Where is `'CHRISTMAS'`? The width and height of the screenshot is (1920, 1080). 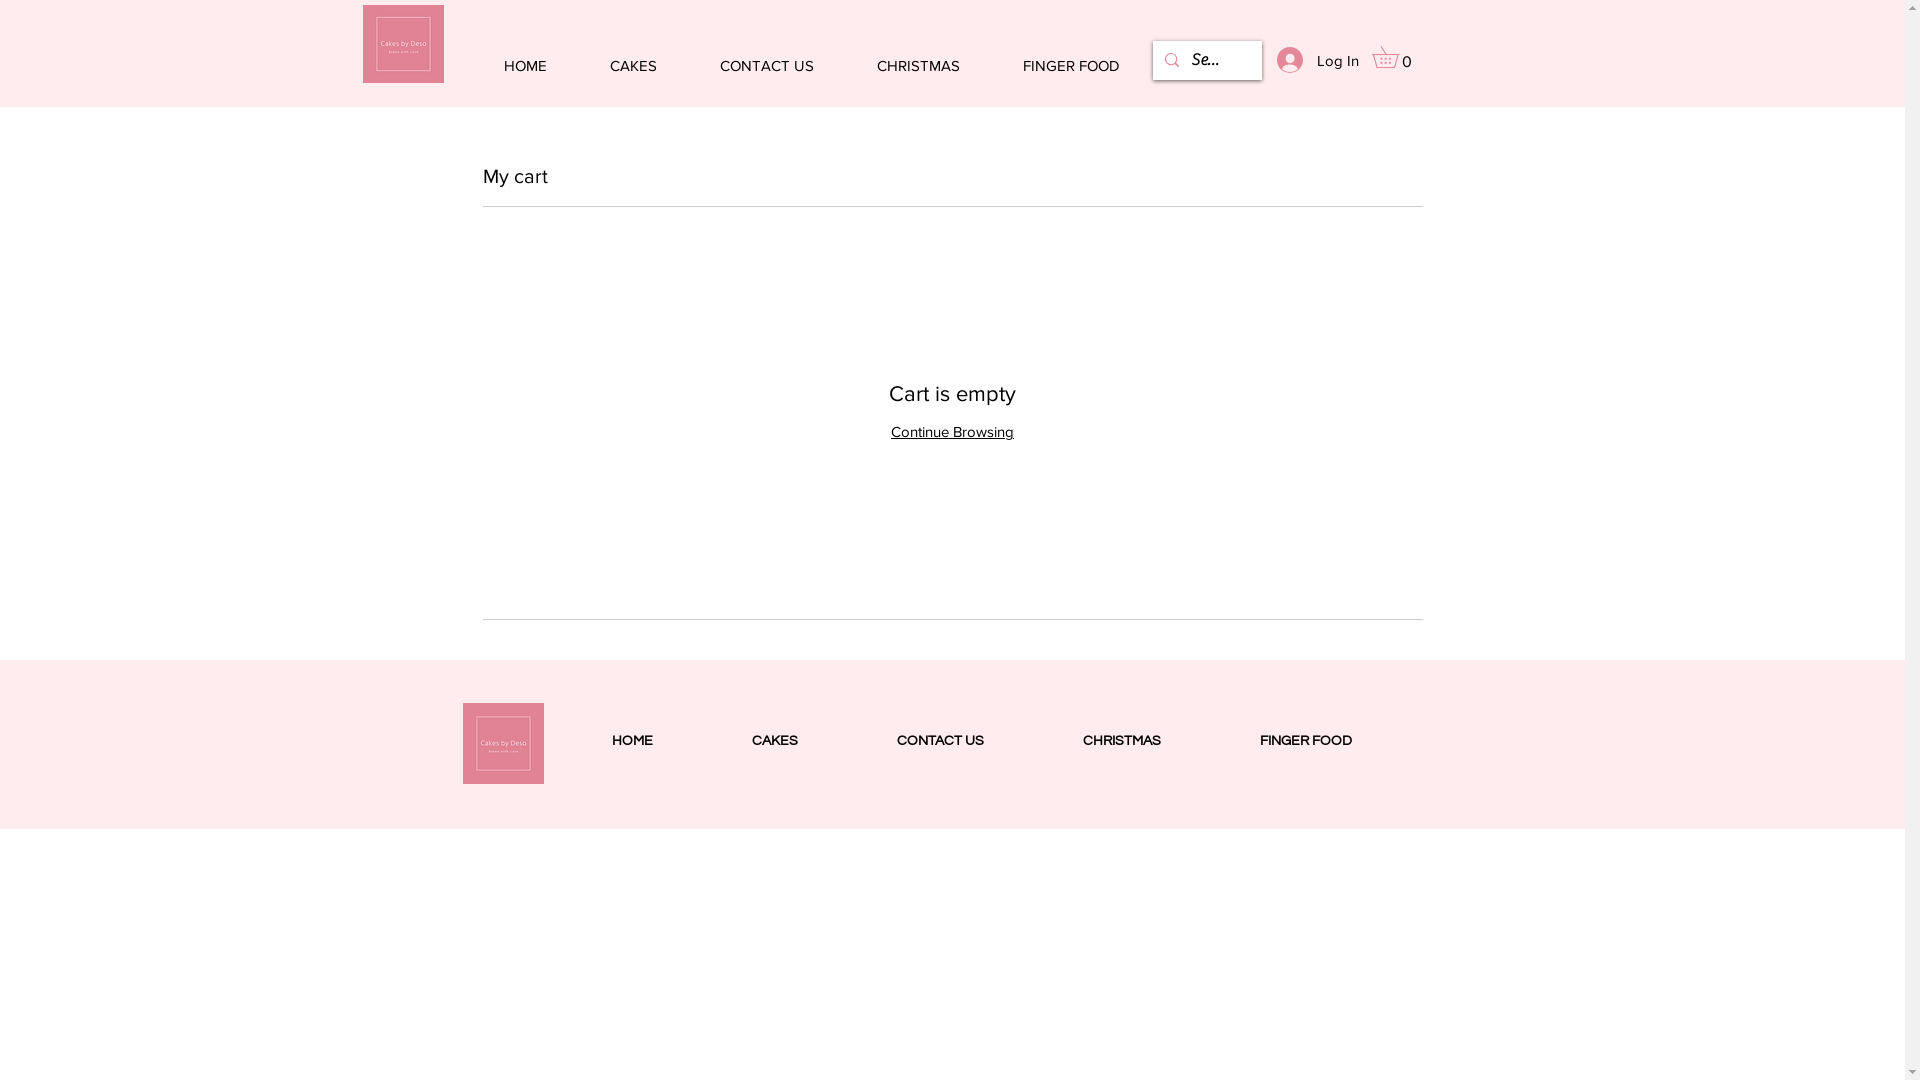
'CHRISTMAS' is located at coordinates (1122, 740).